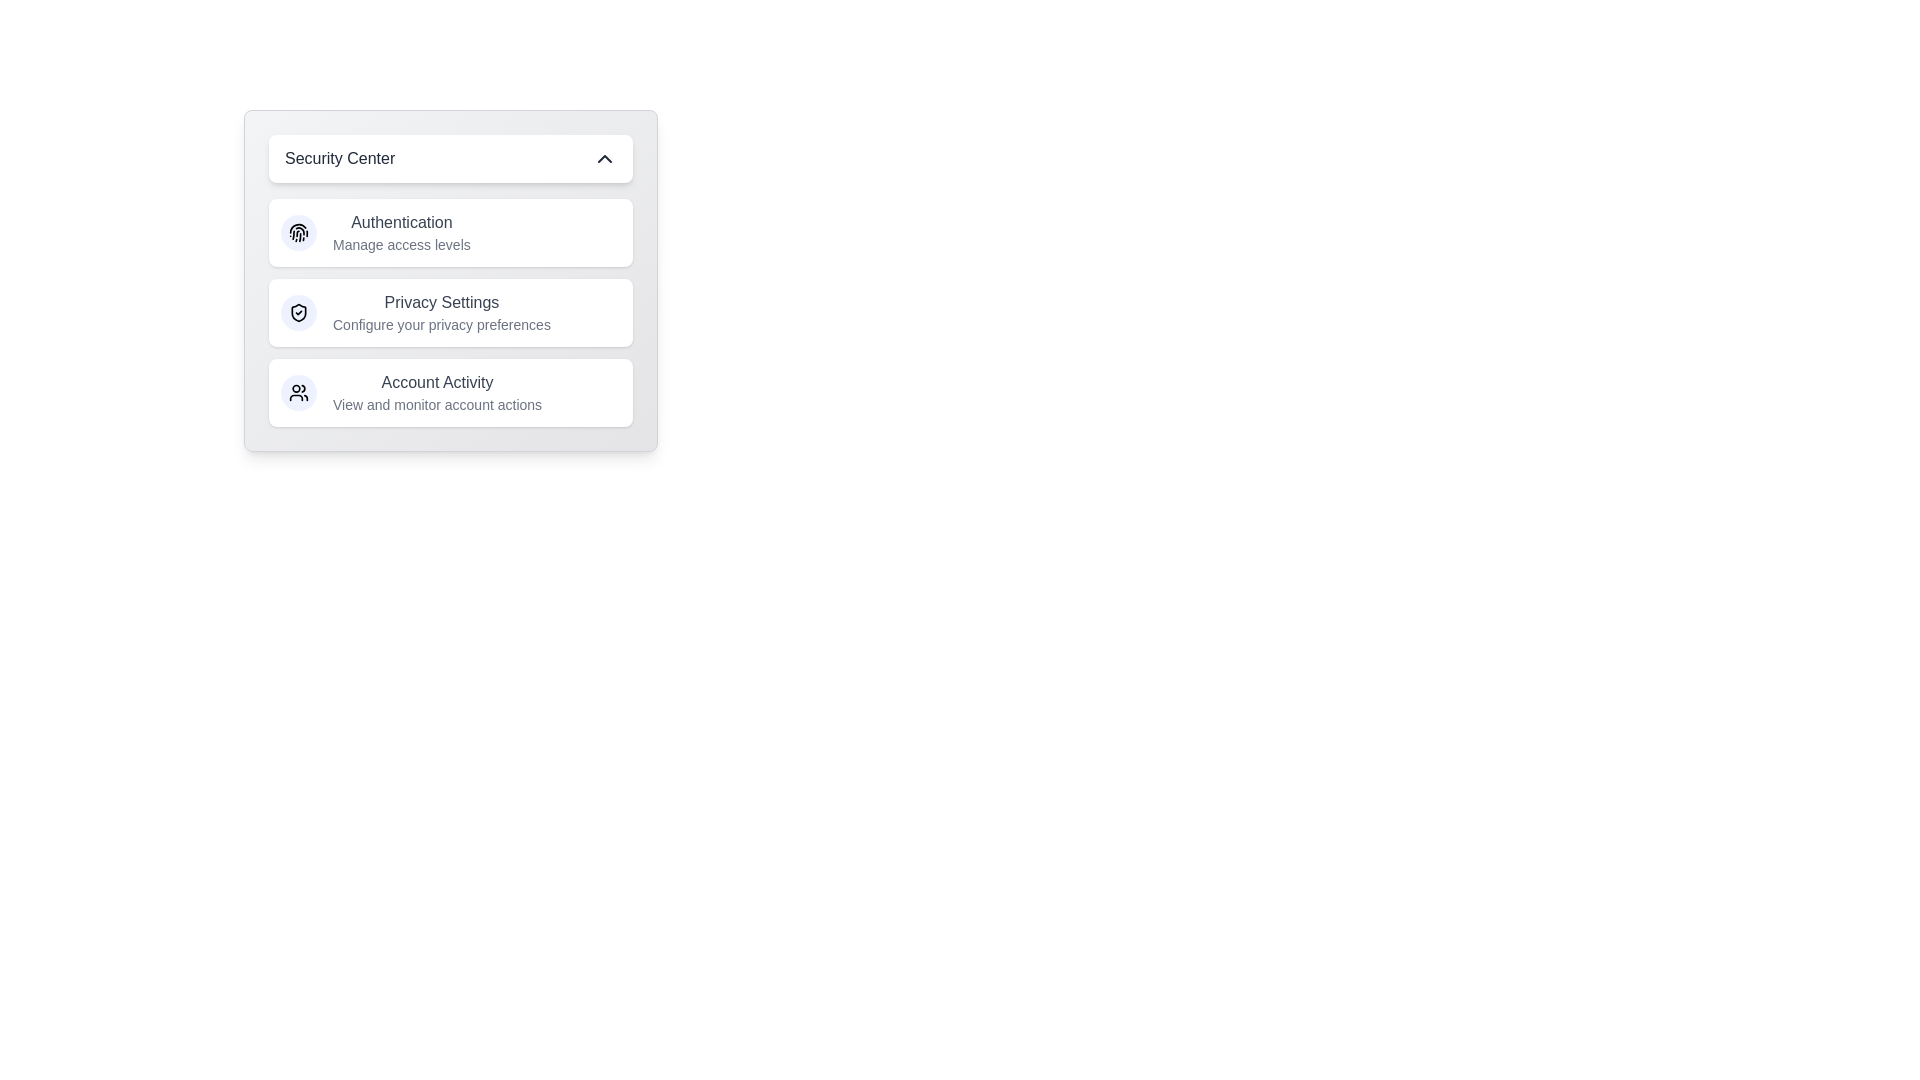 The image size is (1920, 1080). I want to click on the menu item corresponding to Account Activity, so click(450, 393).